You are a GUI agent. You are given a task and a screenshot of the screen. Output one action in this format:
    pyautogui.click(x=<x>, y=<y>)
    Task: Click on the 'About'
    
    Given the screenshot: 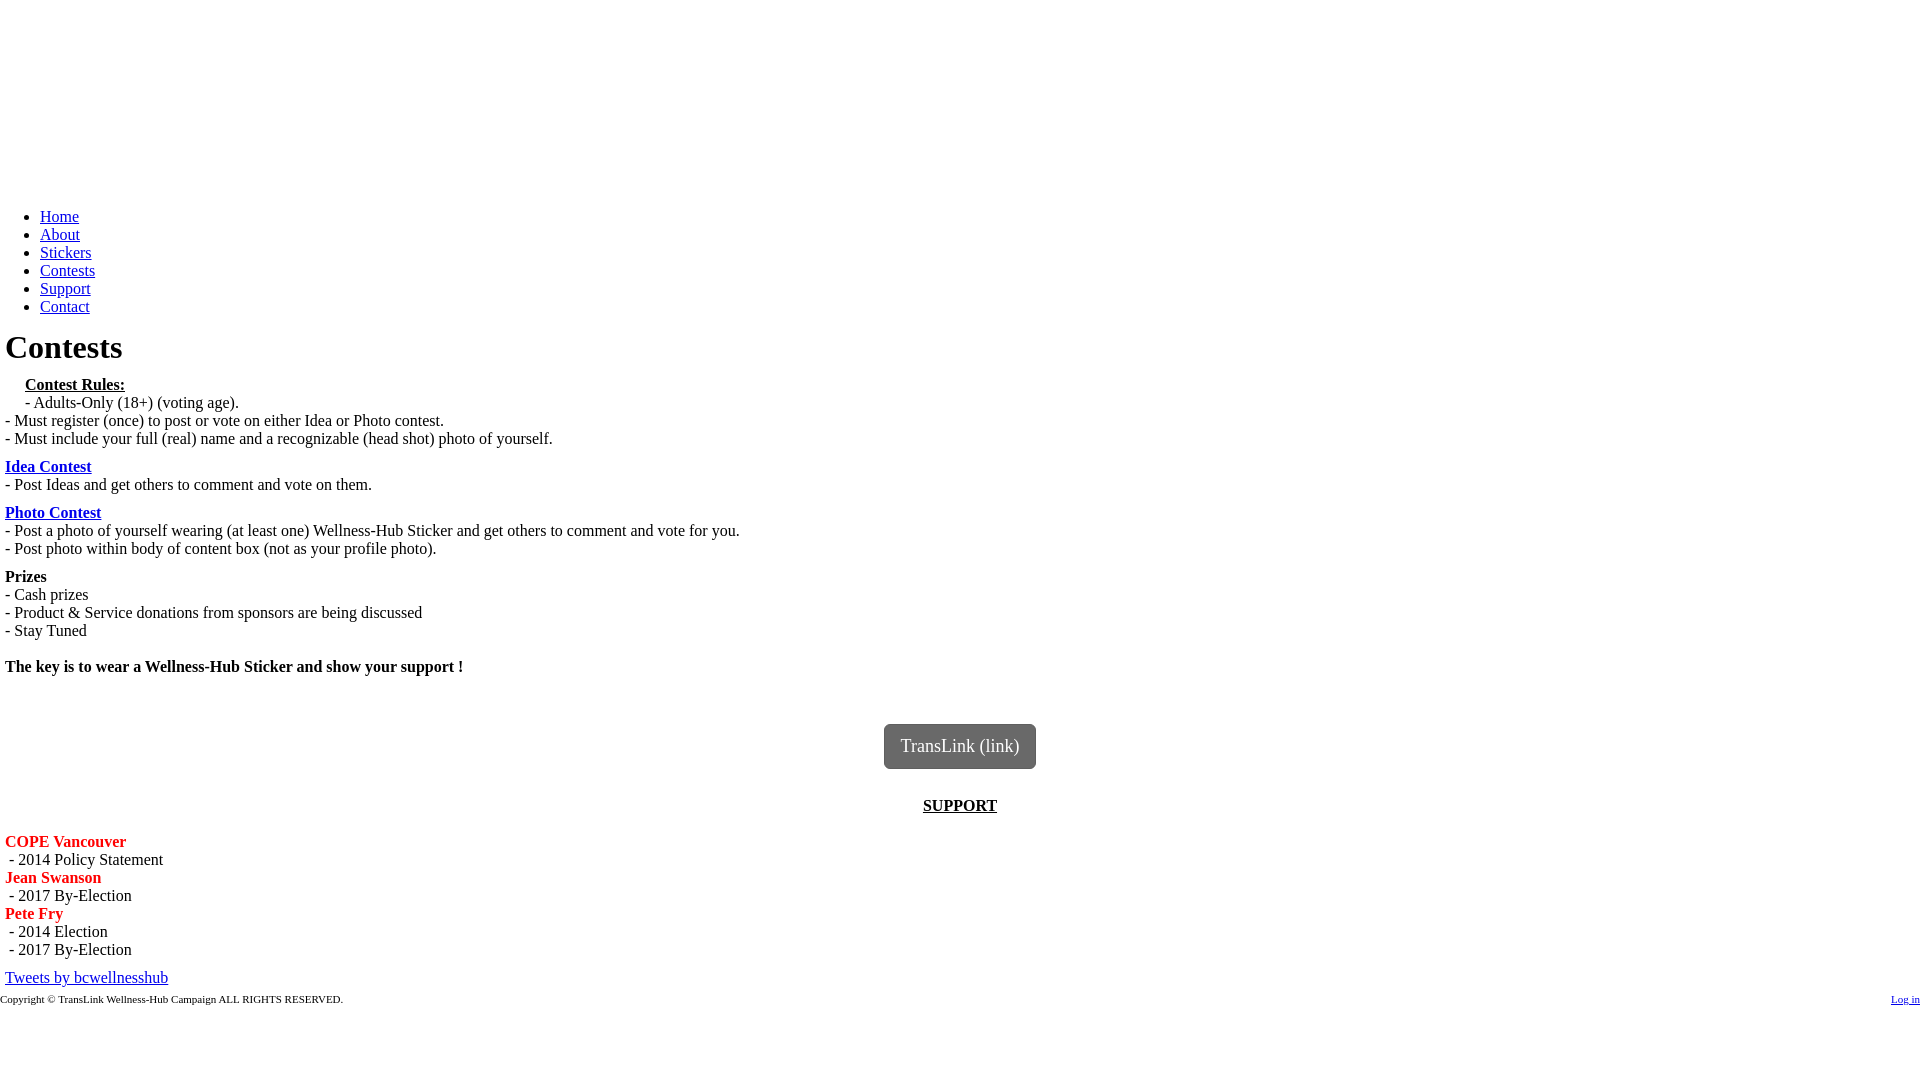 What is the action you would take?
    pyautogui.click(x=59, y=233)
    